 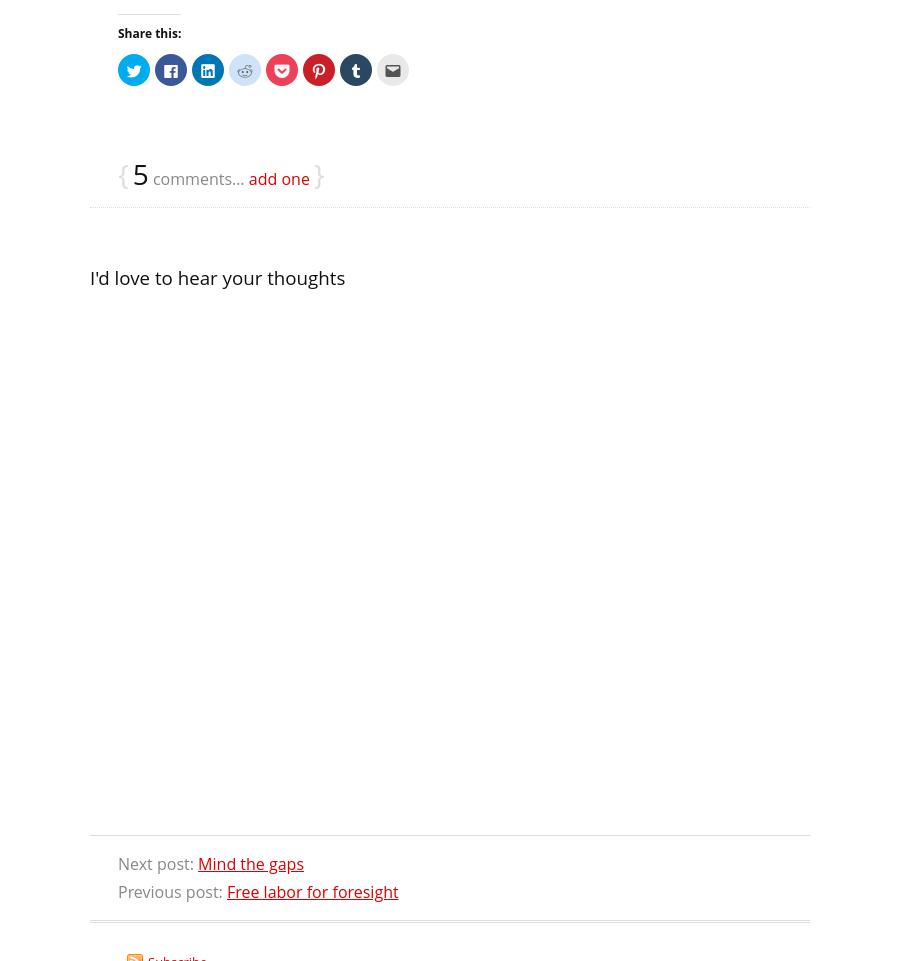 I want to click on 'Share this:', so click(x=117, y=31).